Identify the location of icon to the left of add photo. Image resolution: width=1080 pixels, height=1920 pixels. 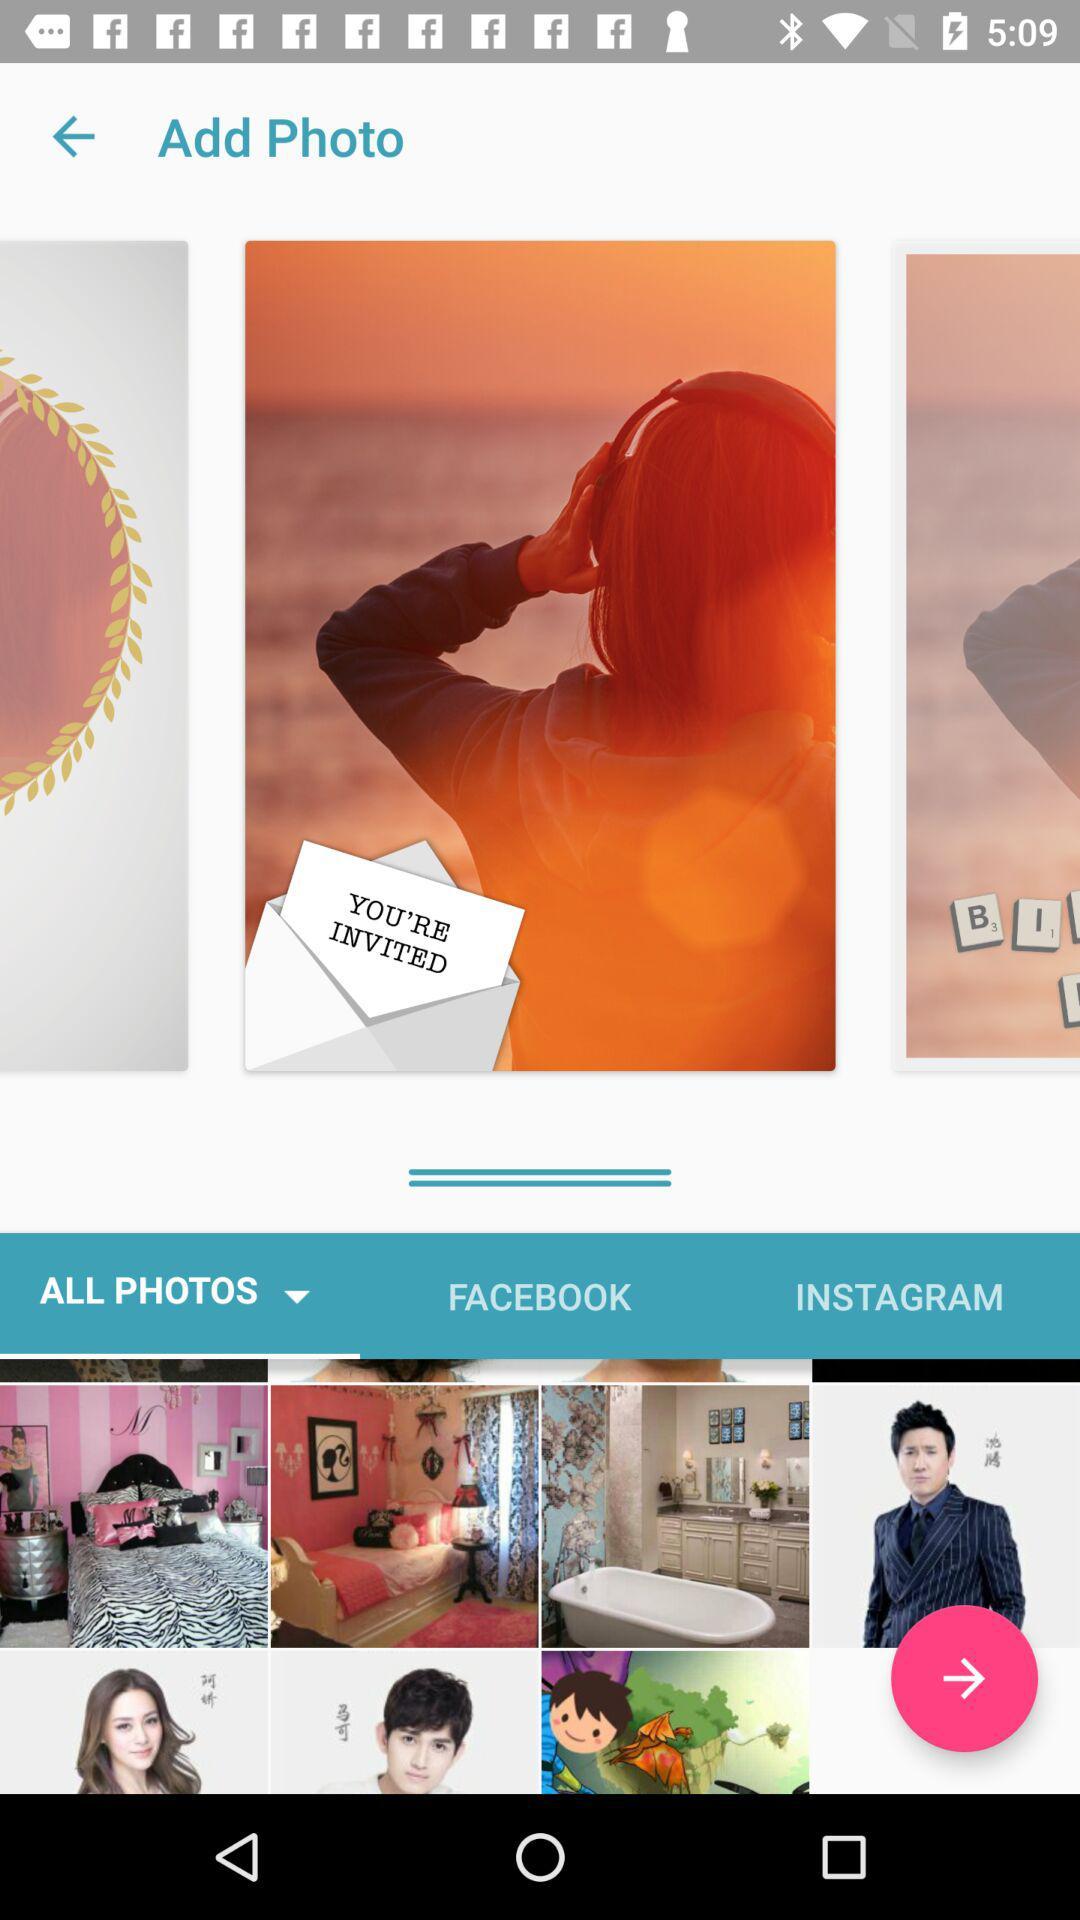
(72, 135).